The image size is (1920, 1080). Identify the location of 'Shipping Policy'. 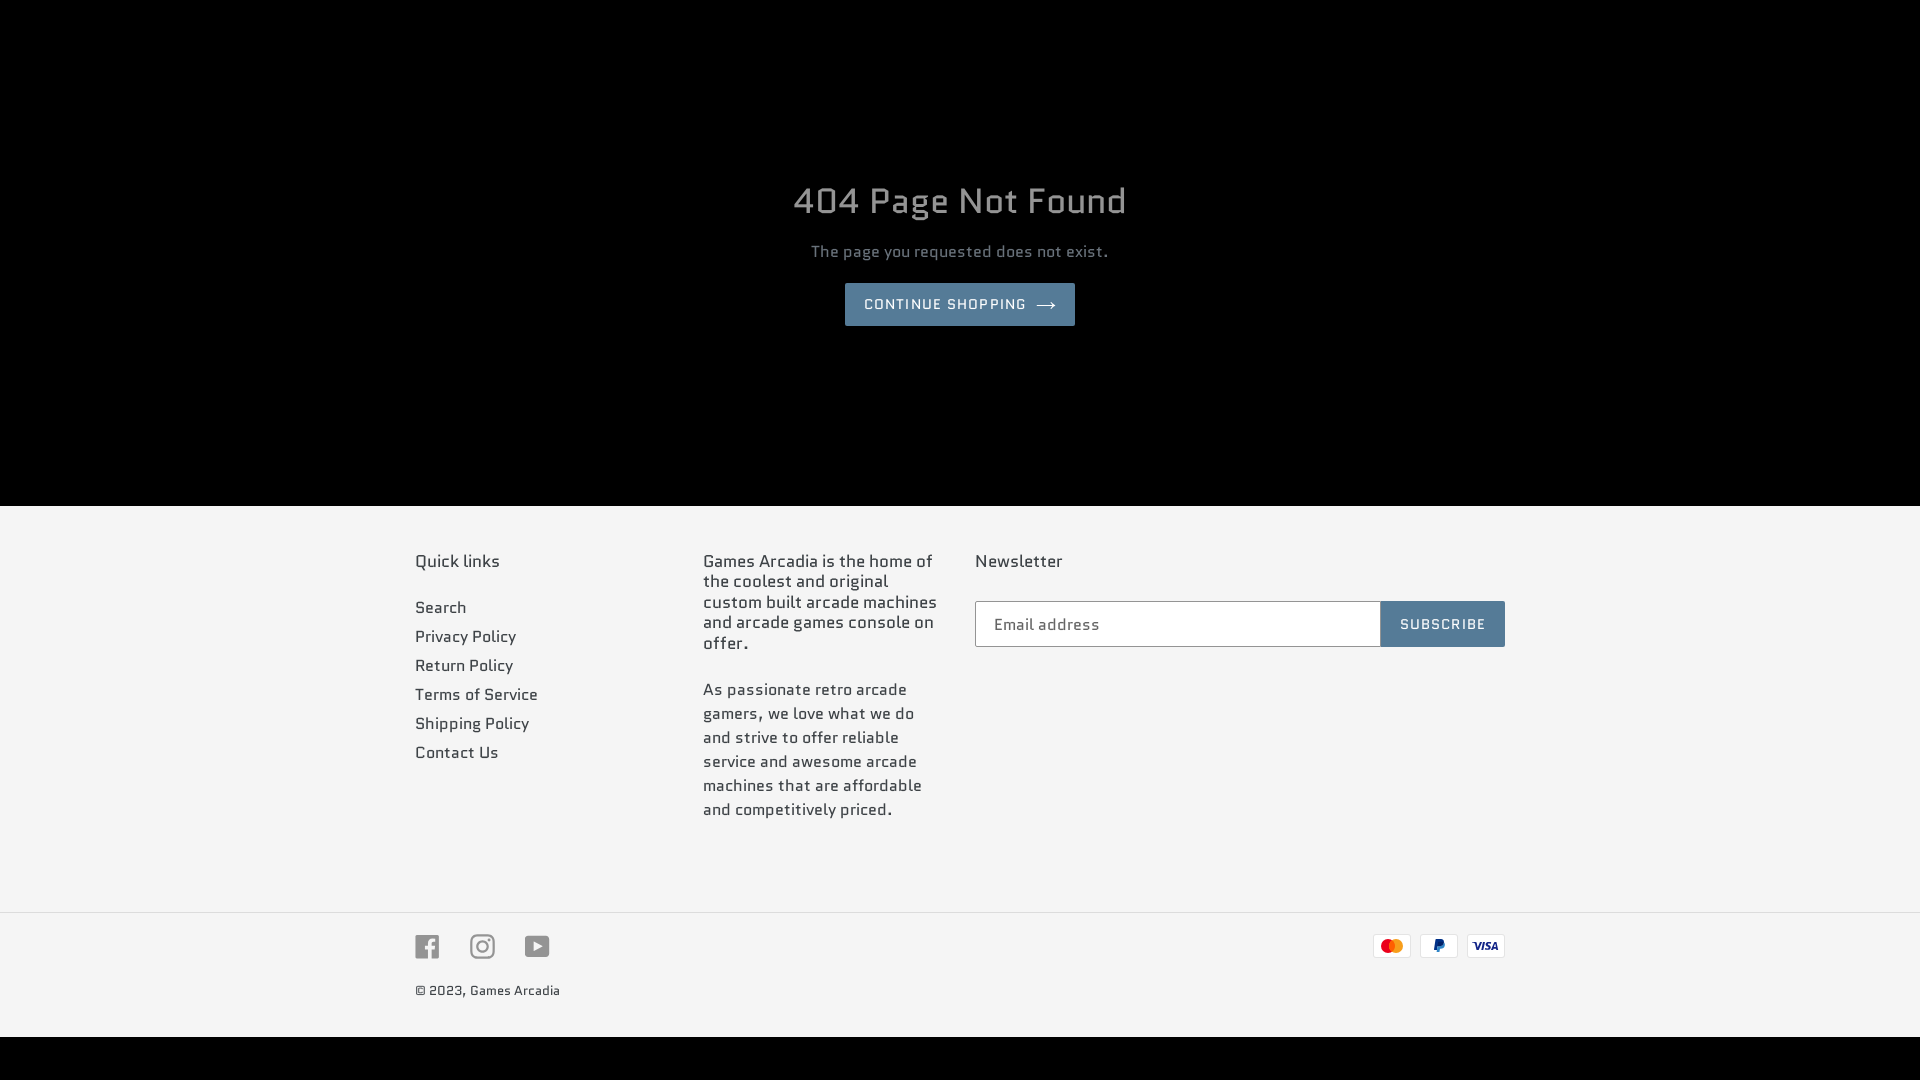
(470, 723).